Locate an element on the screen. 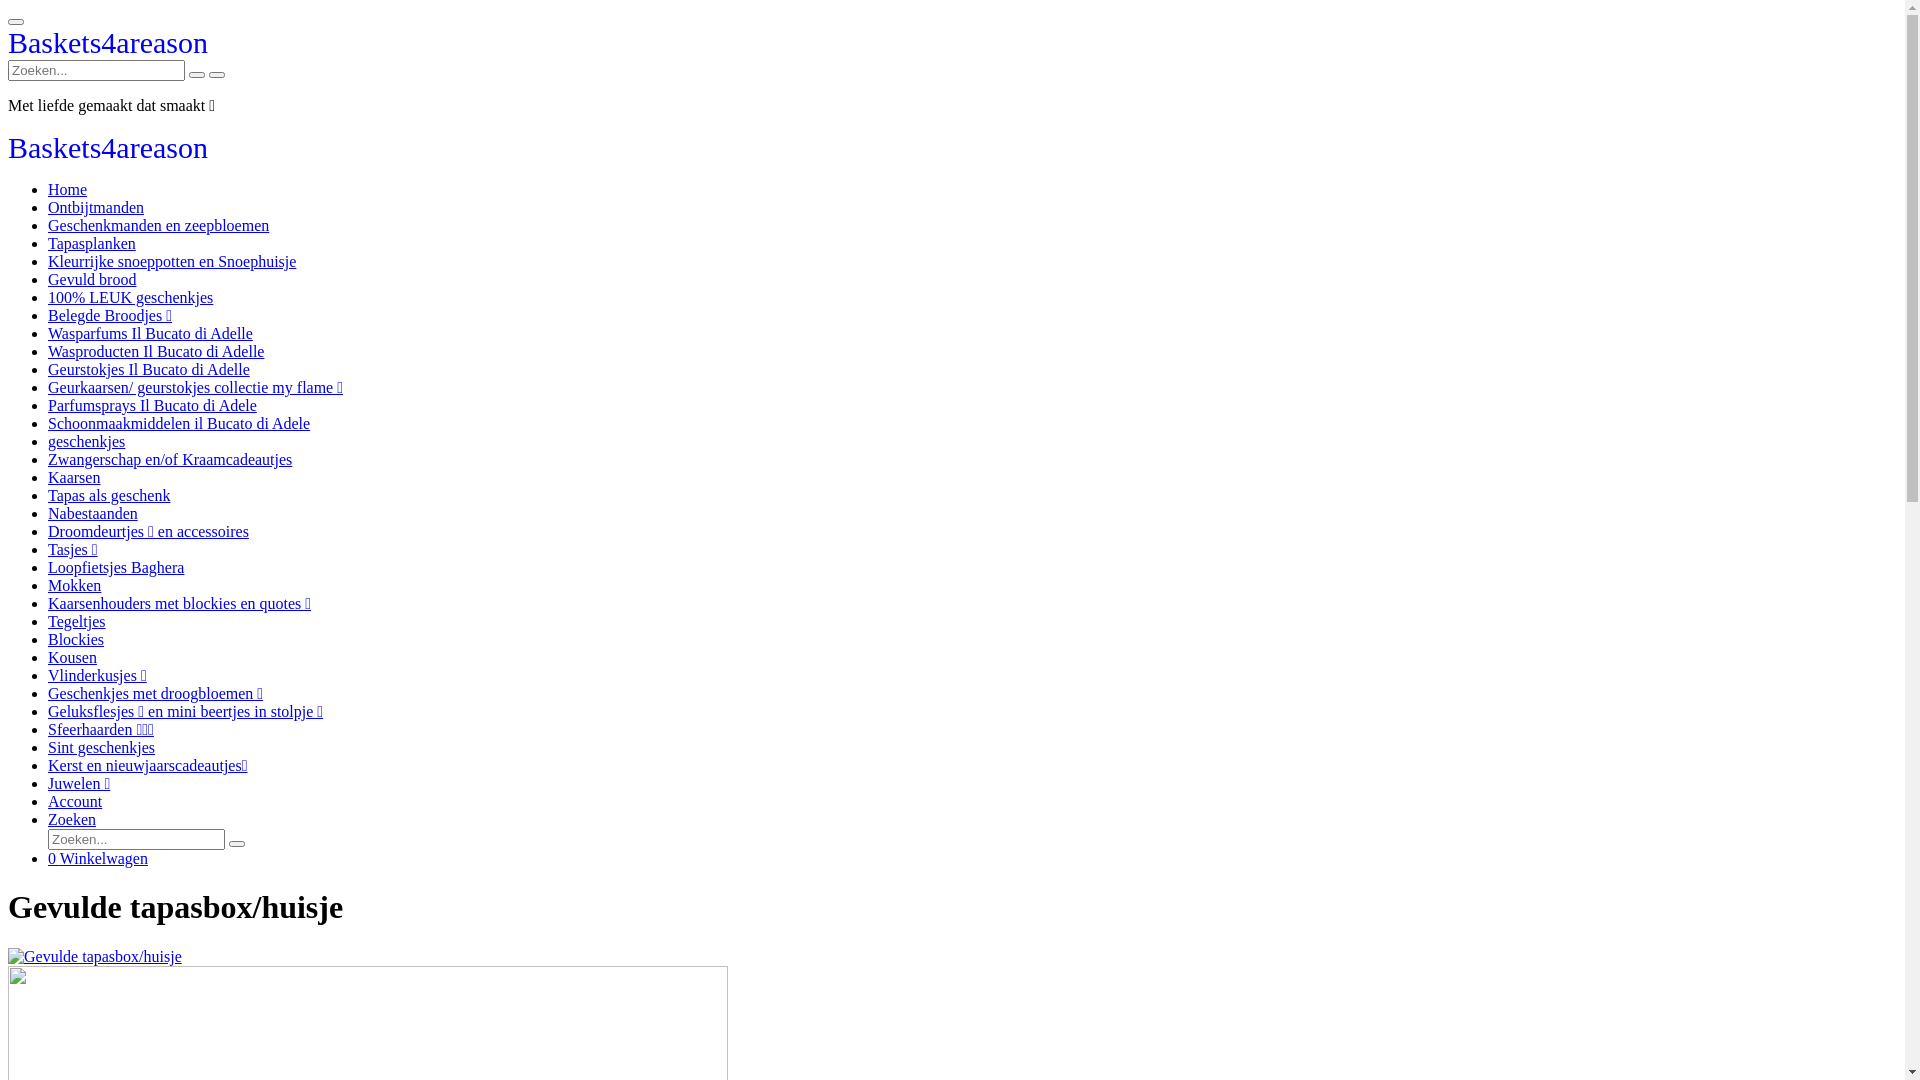 The height and width of the screenshot is (1080, 1920). 'Account' is located at coordinates (75, 800).